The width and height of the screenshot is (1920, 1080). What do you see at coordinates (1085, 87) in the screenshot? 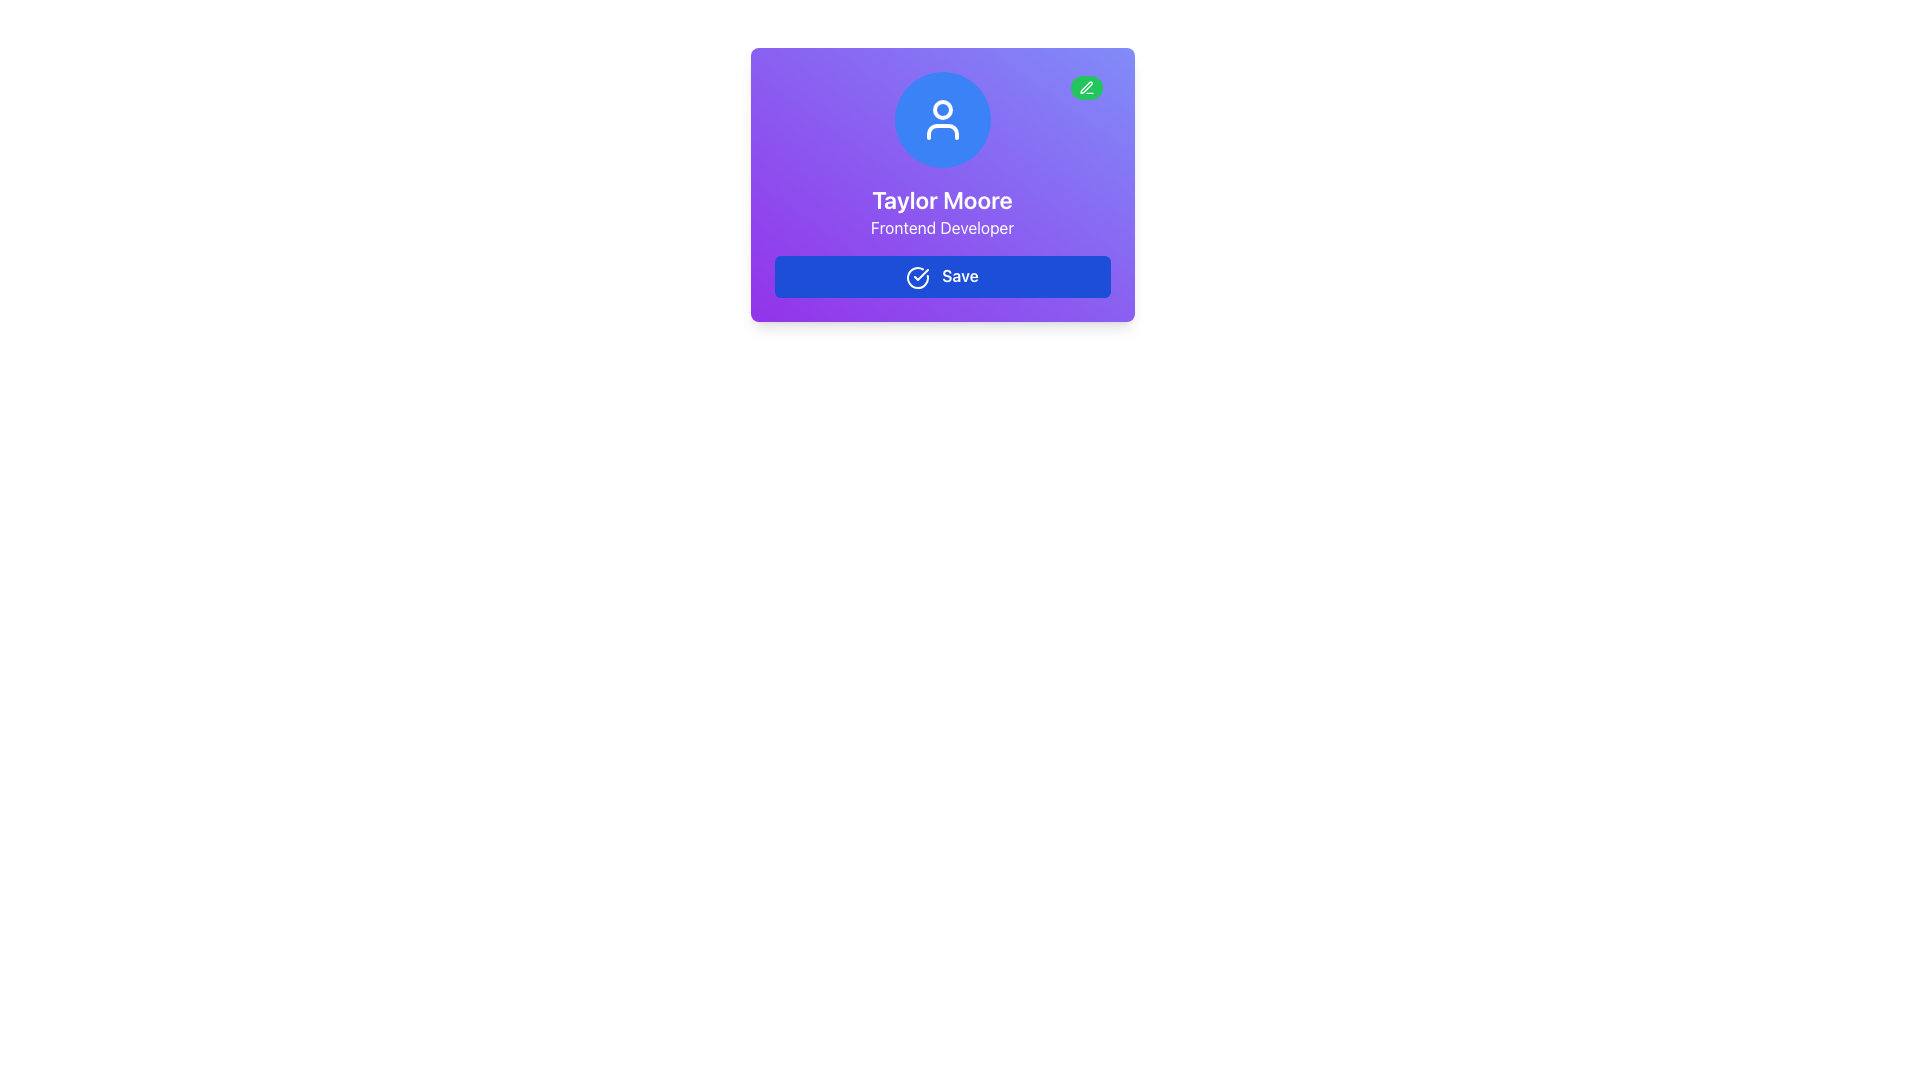
I see `the small green circular button with a white pen icon located in the upper-right corner of the card` at bounding box center [1085, 87].